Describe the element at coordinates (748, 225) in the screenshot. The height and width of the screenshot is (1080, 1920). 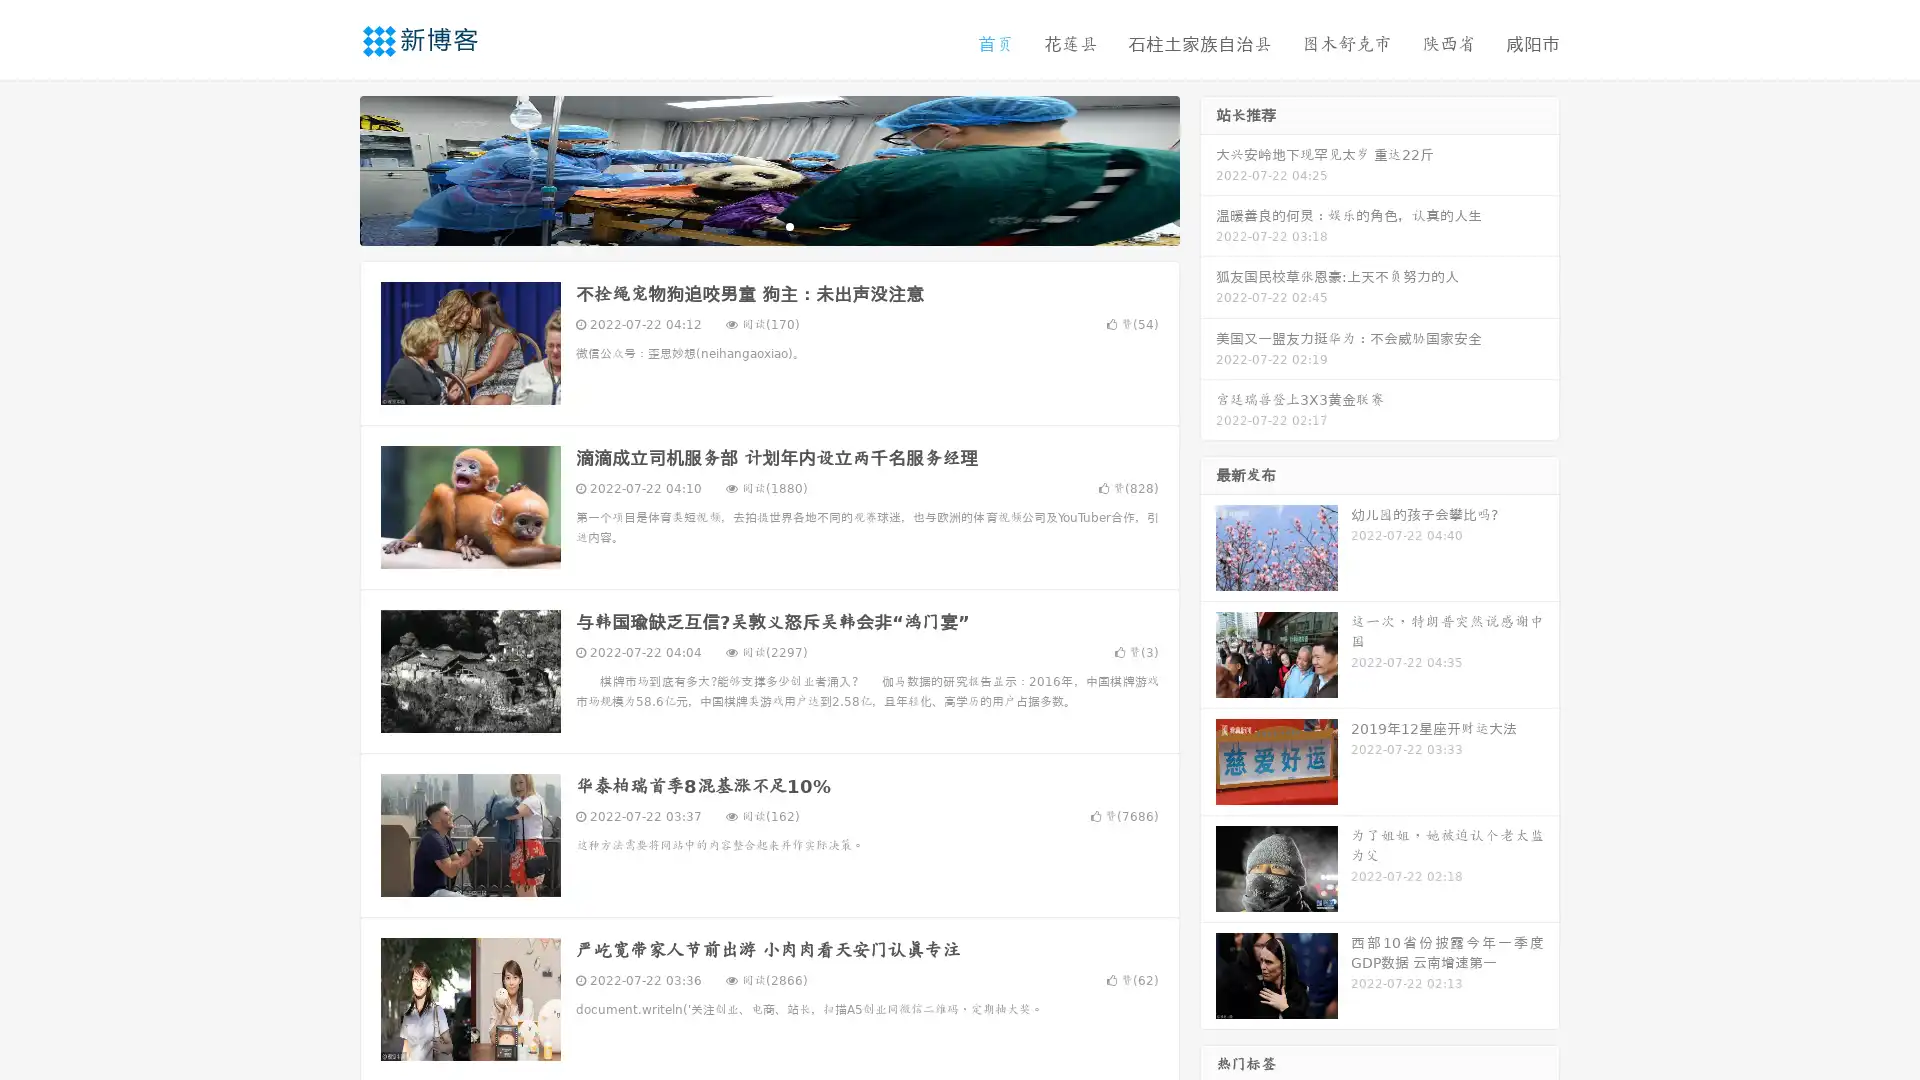
I see `Go to slide 1` at that location.